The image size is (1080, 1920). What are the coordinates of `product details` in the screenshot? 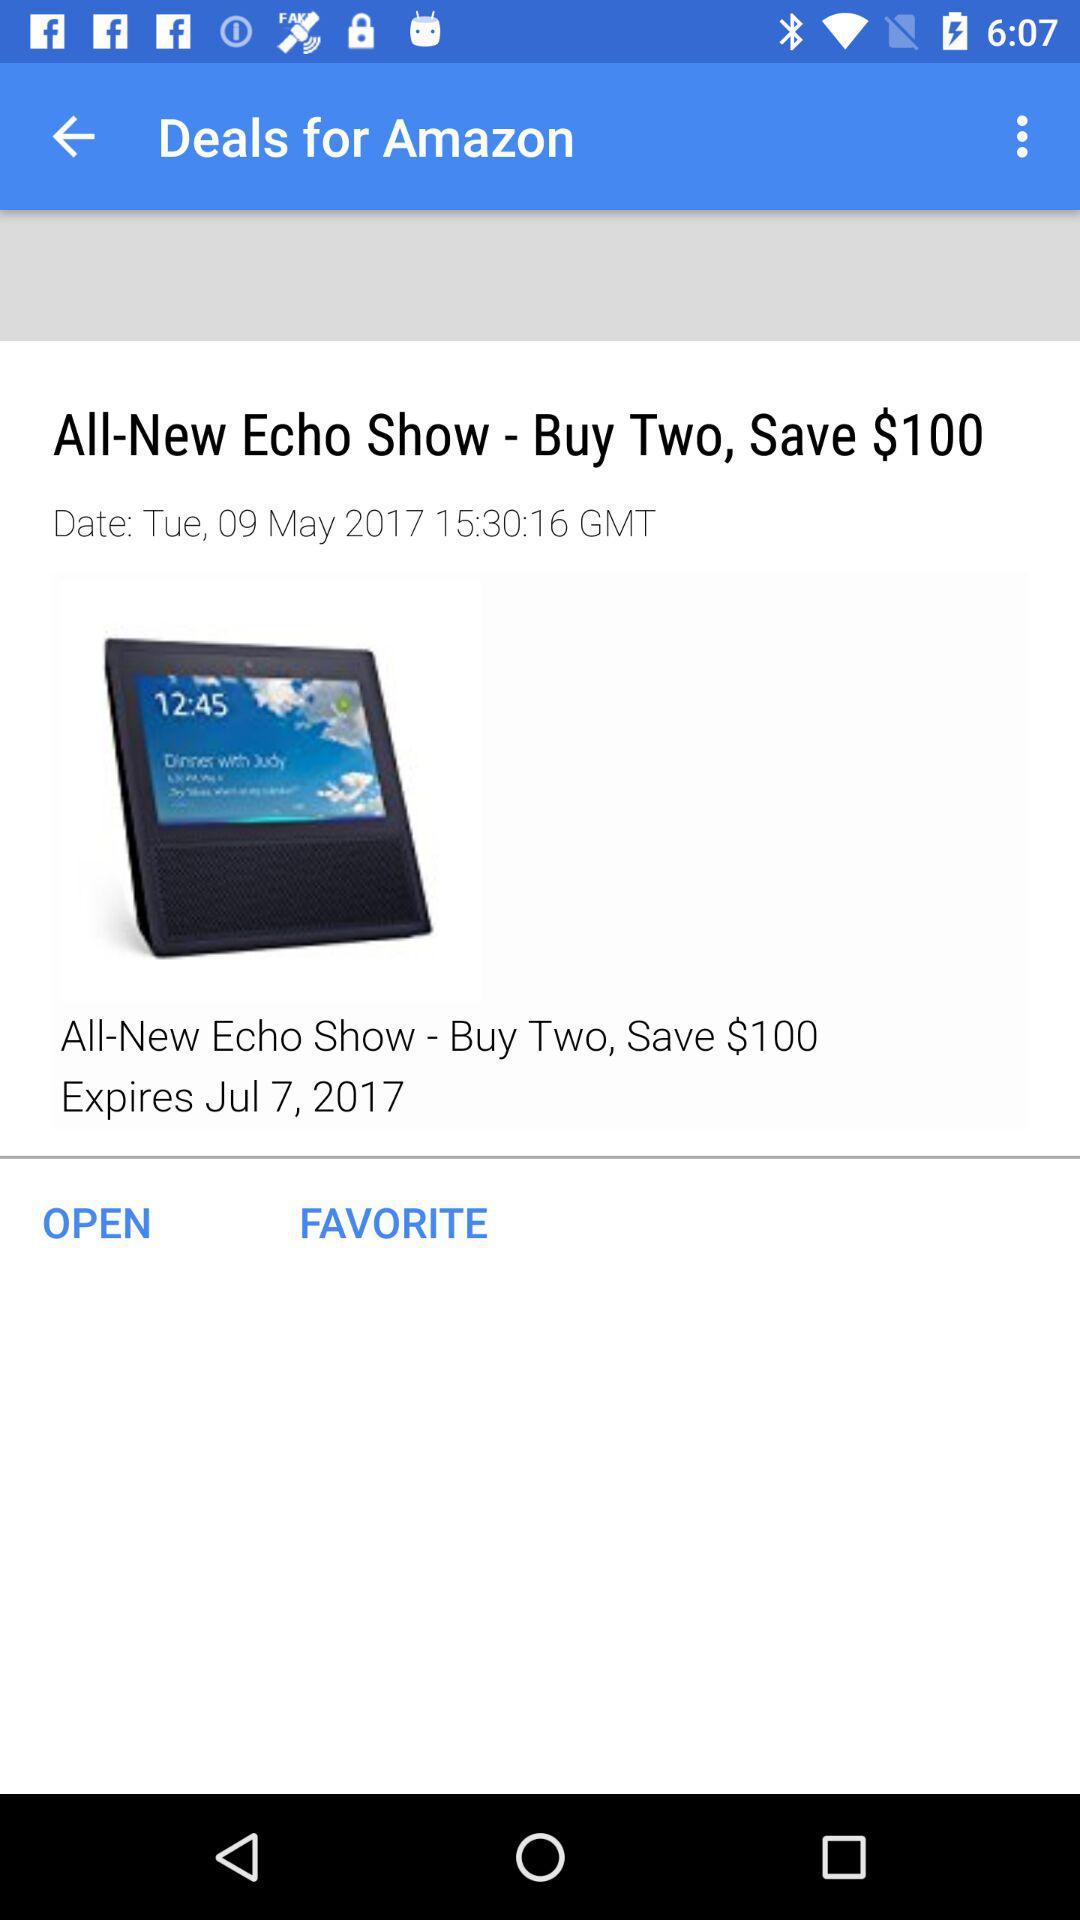 It's located at (540, 851).